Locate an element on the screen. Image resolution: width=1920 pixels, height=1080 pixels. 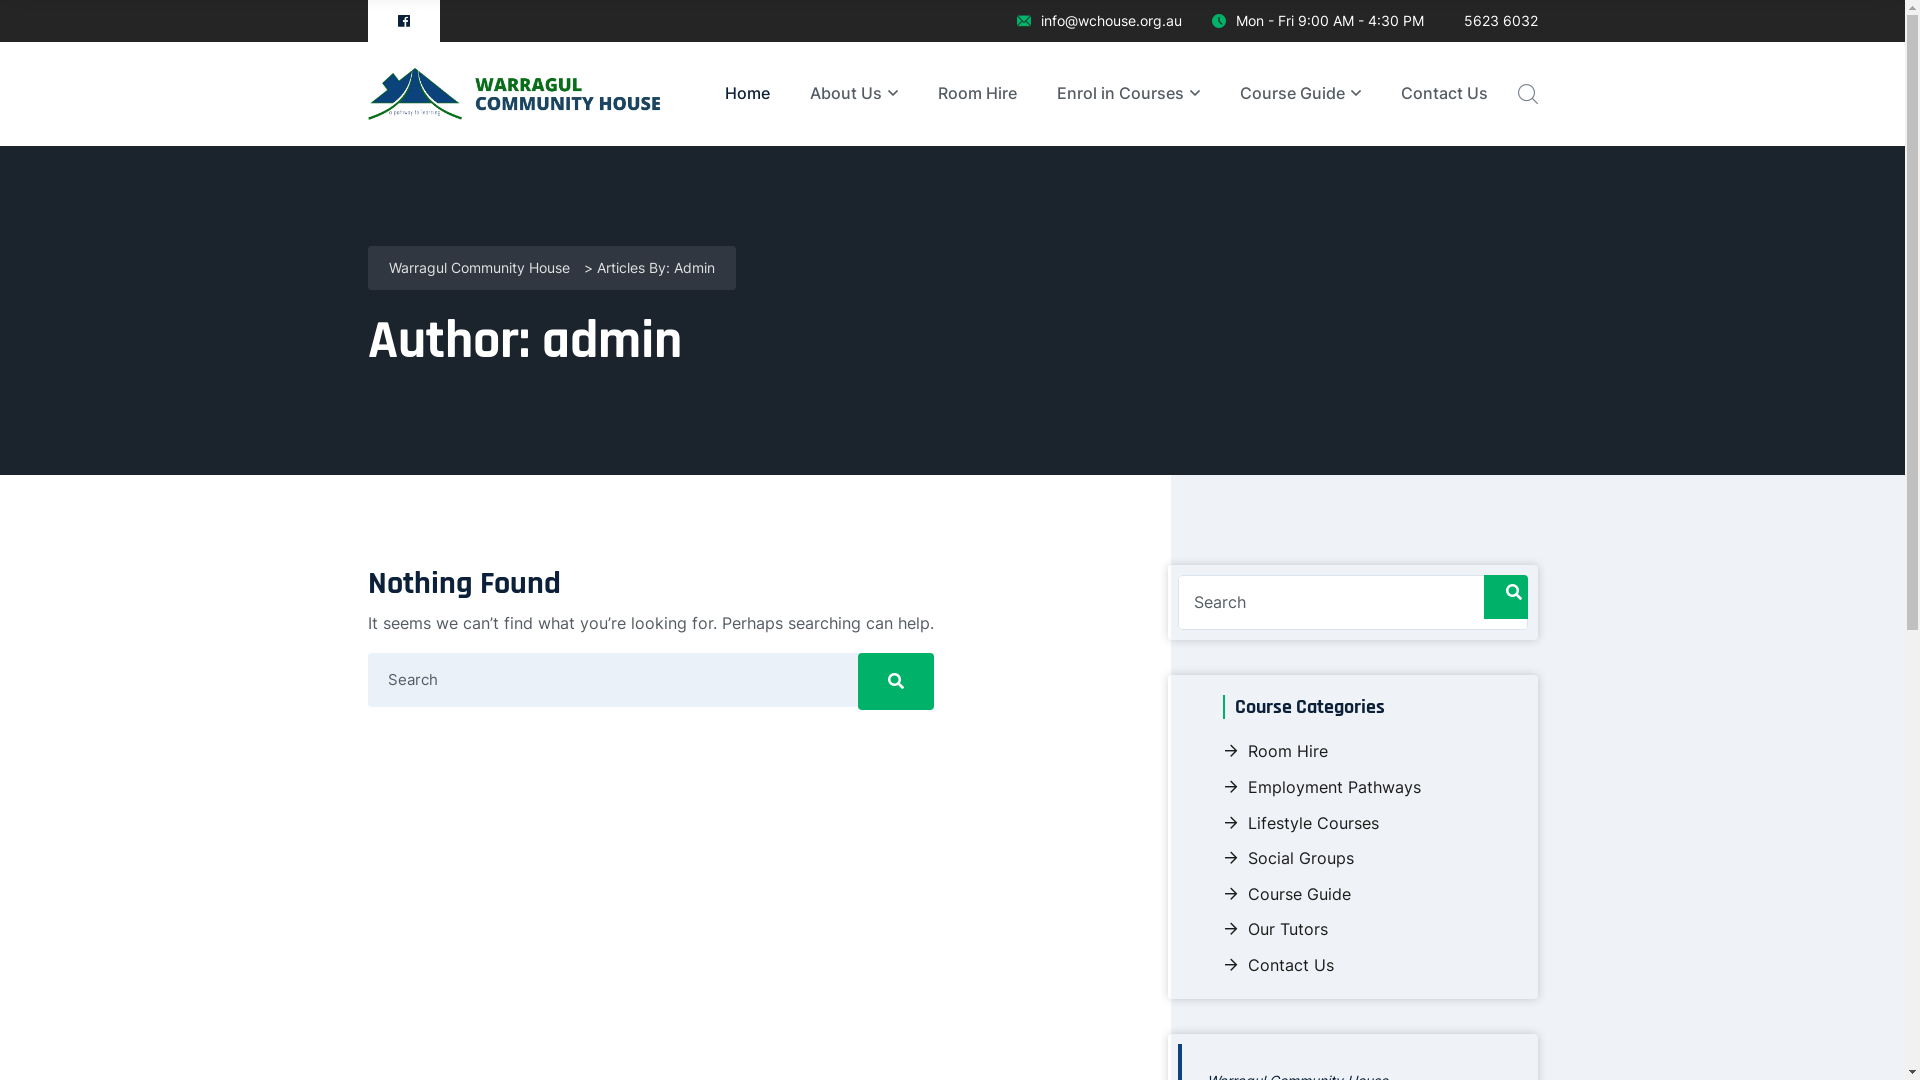
'Contact Us' is located at coordinates (1276, 963).